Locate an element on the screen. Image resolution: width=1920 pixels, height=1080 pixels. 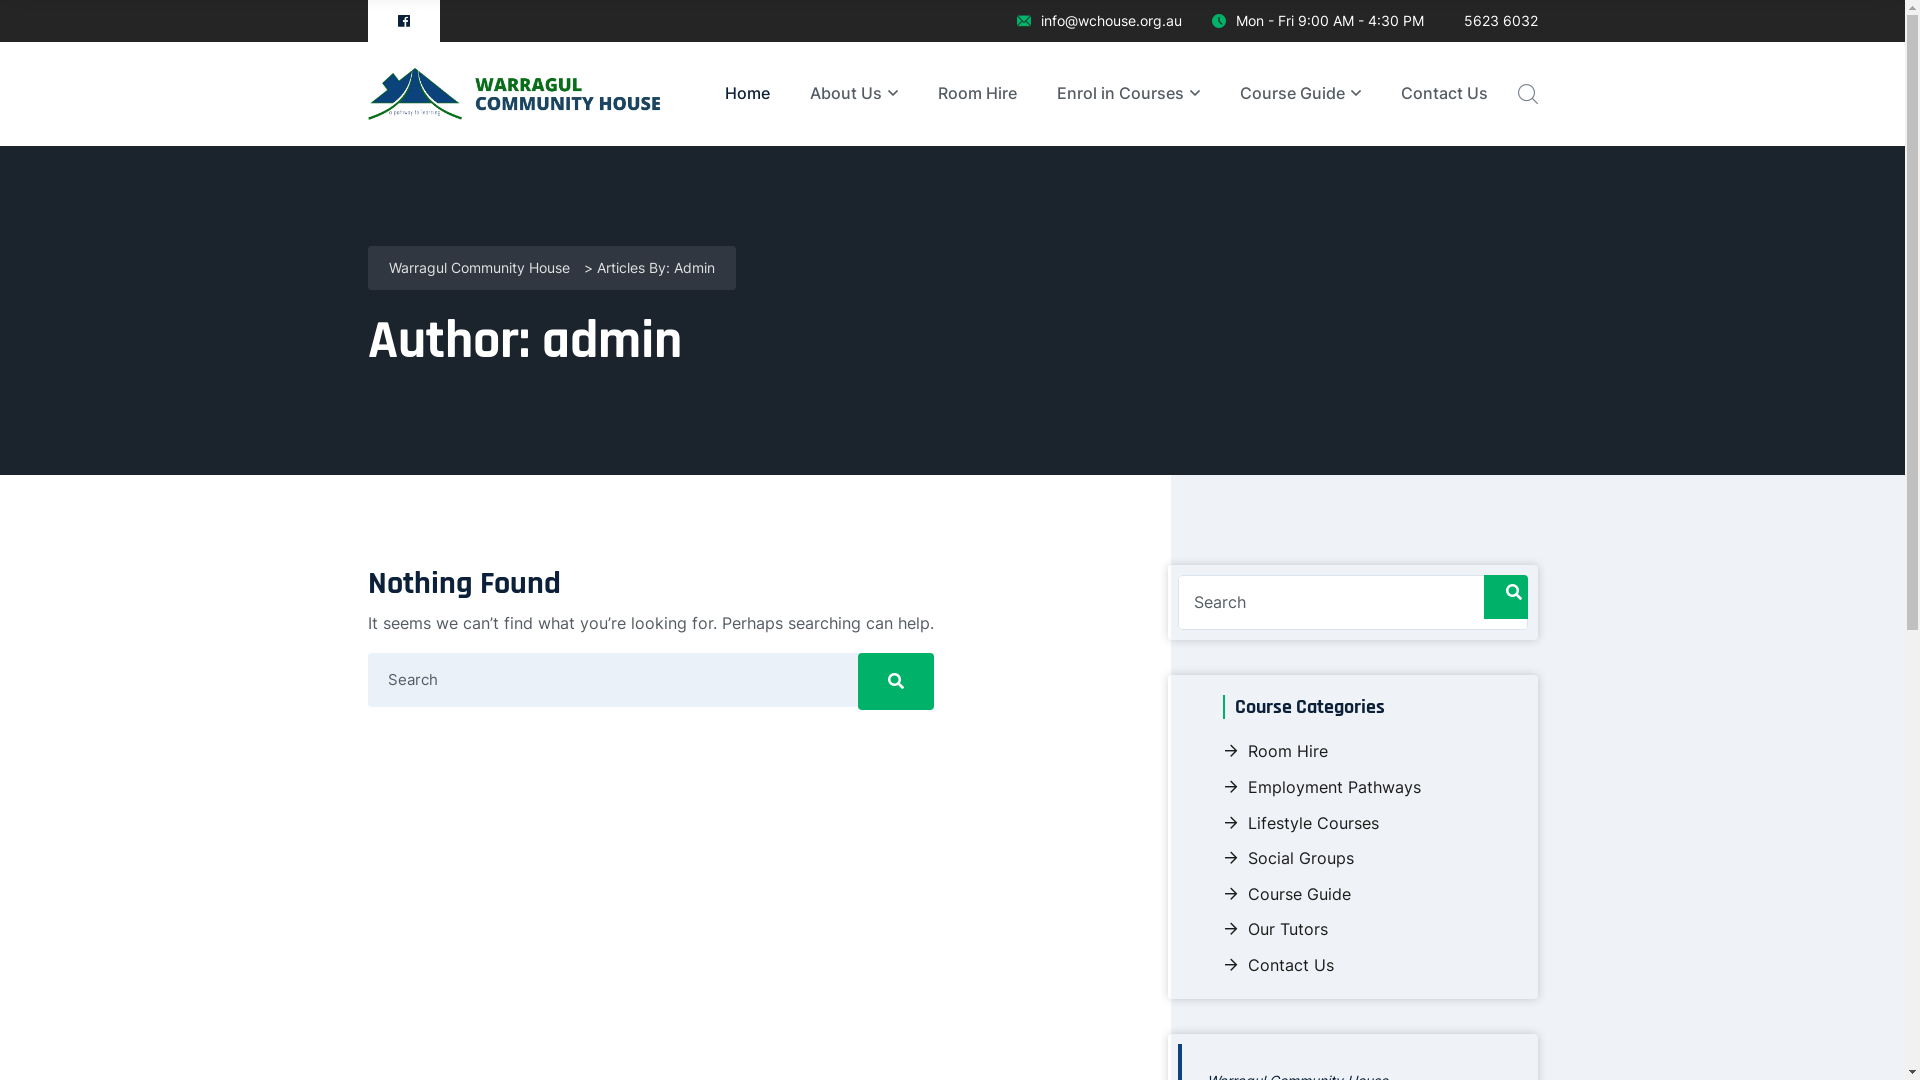
'Contact Us' is located at coordinates (1276, 963).